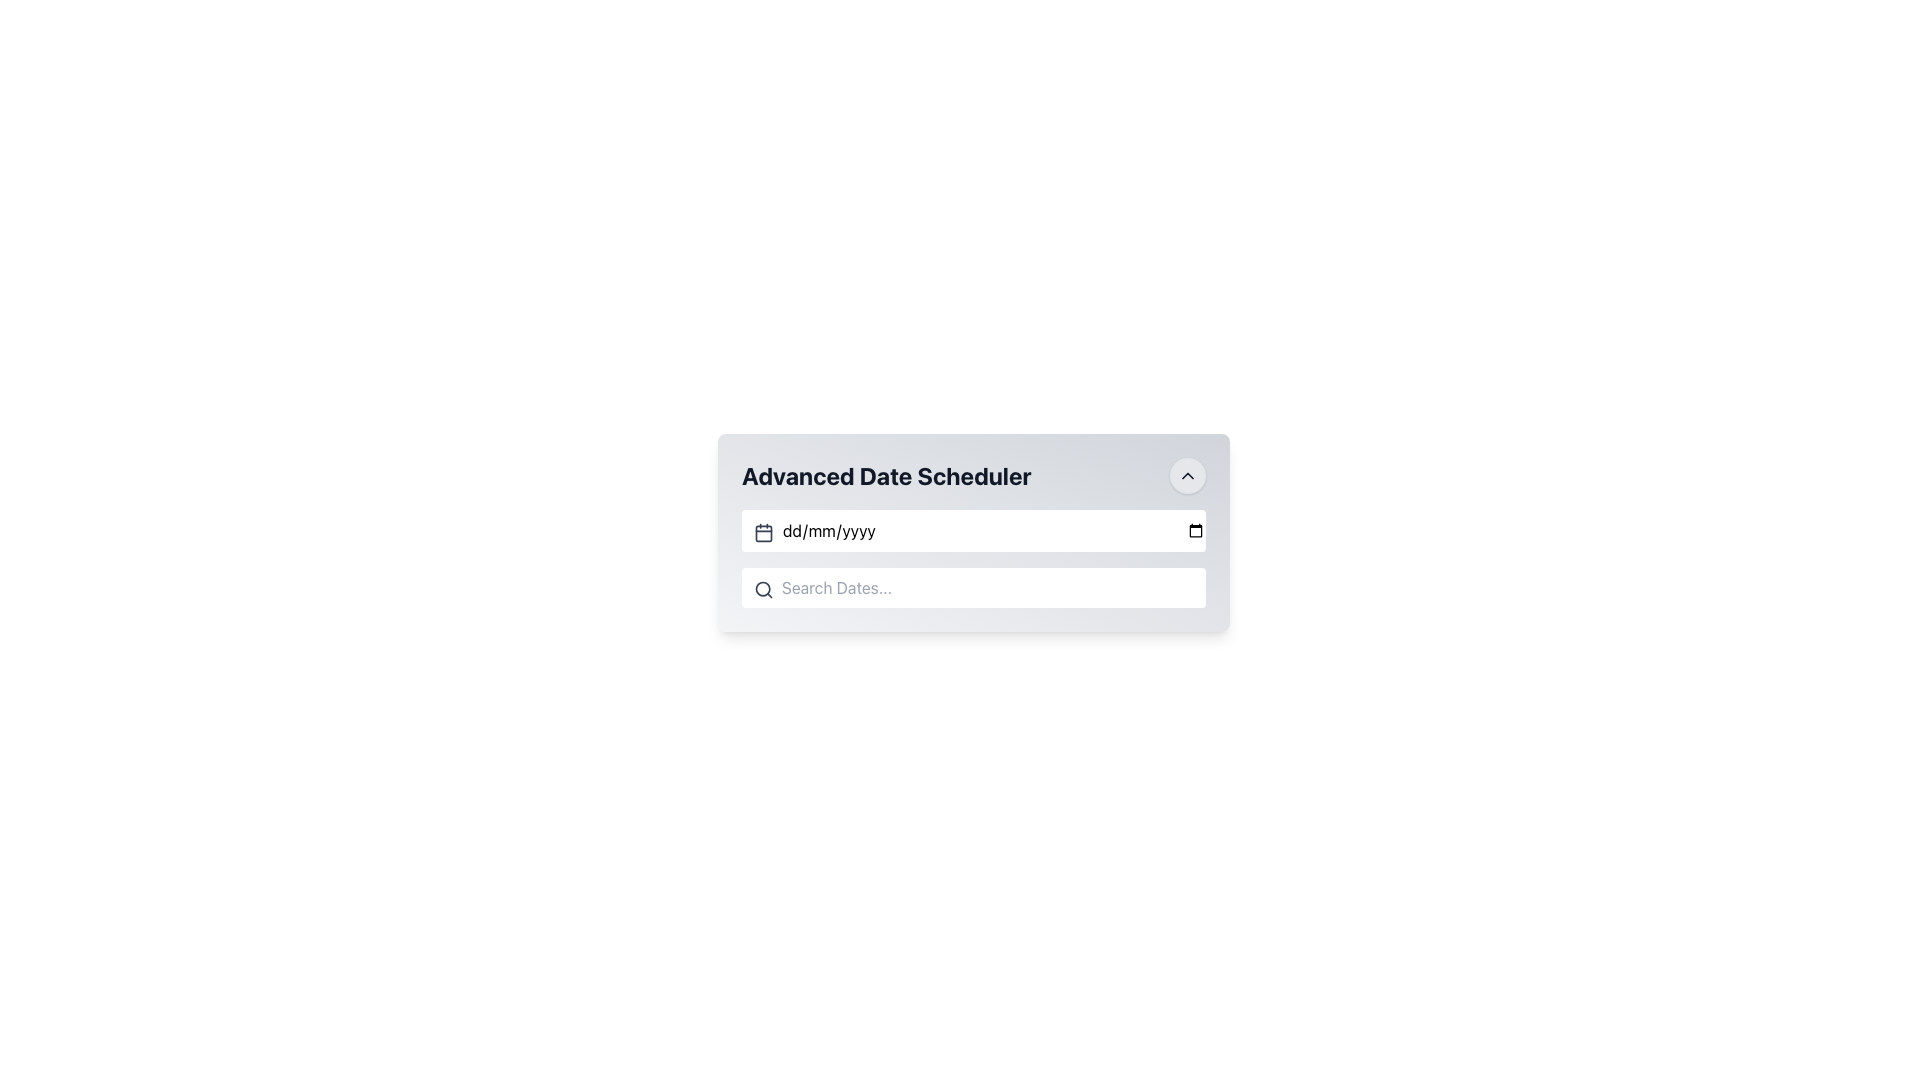 The image size is (1920, 1080). What do you see at coordinates (1188, 475) in the screenshot?
I see `the button located to the far right of the 'Advanced Date Scheduler' header` at bounding box center [1188, 475].